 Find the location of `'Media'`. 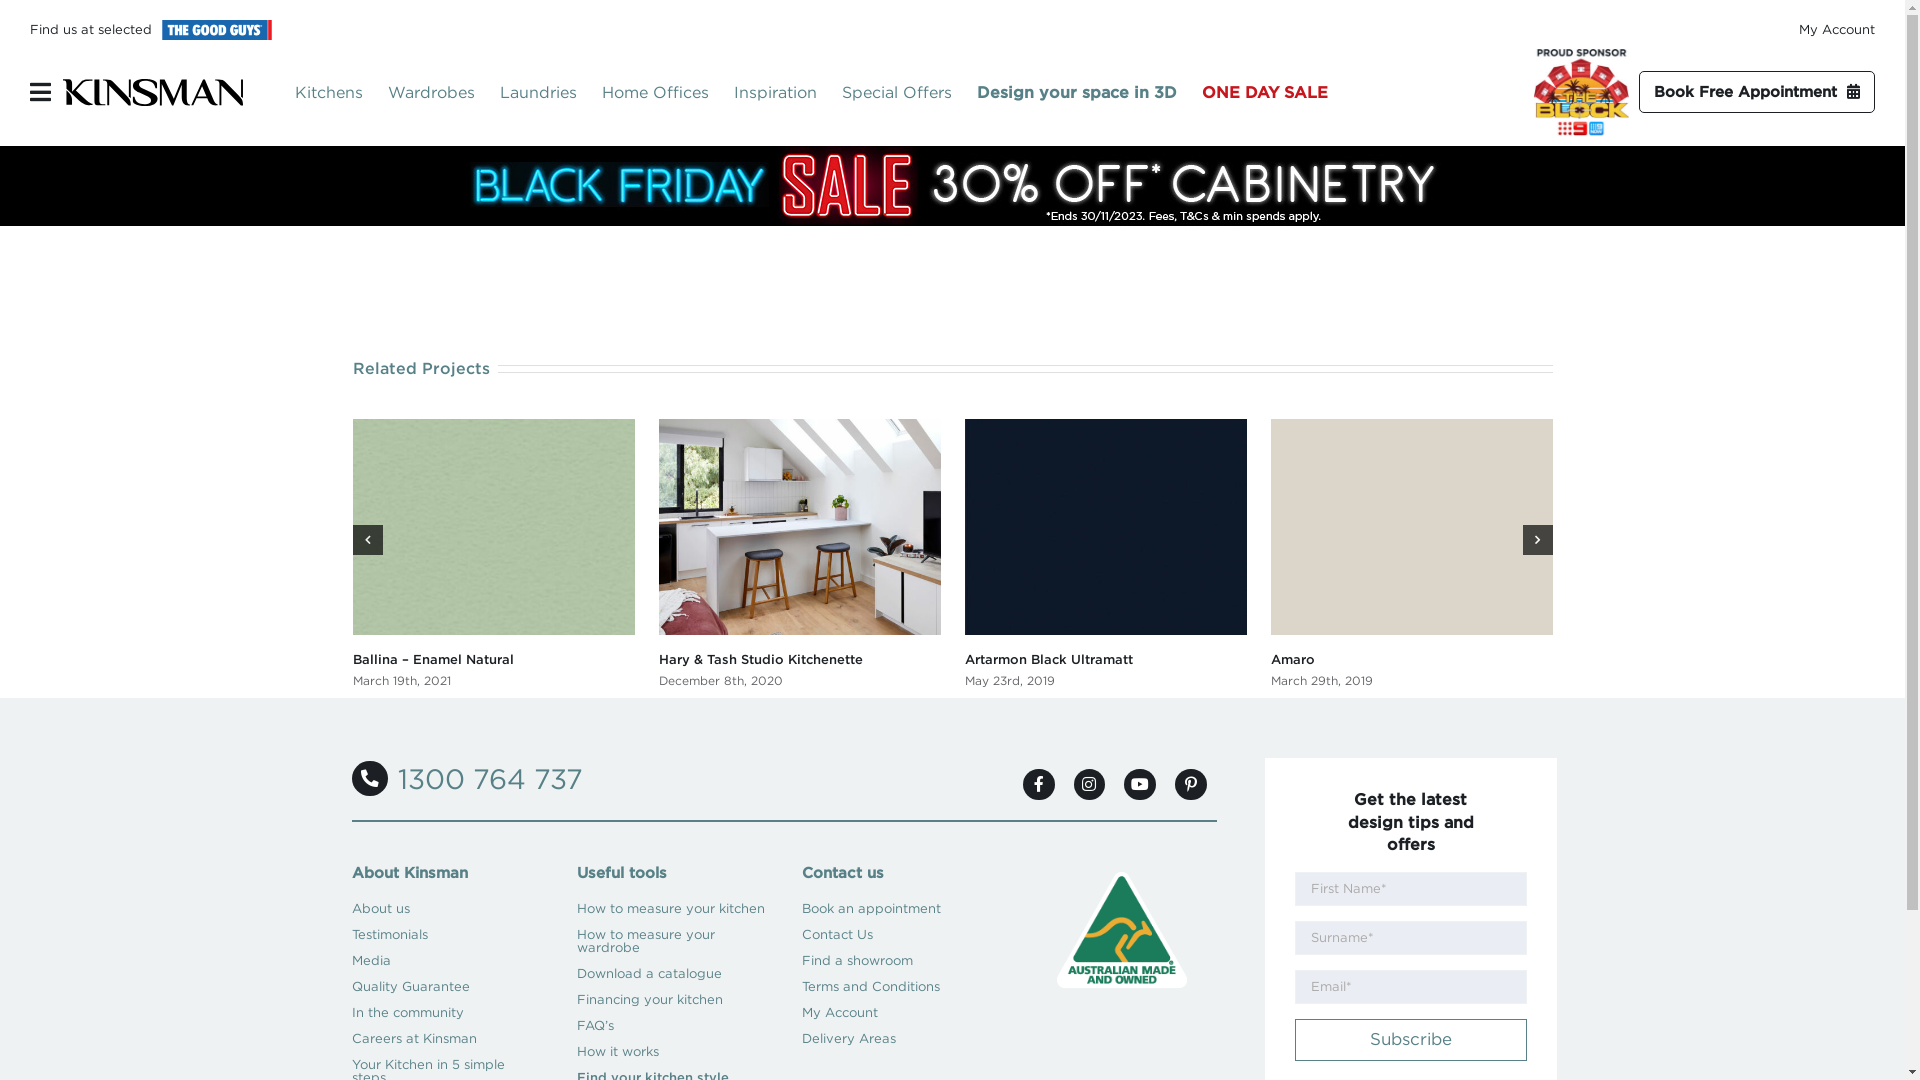

'Media' is located at coordinates (445, 959).